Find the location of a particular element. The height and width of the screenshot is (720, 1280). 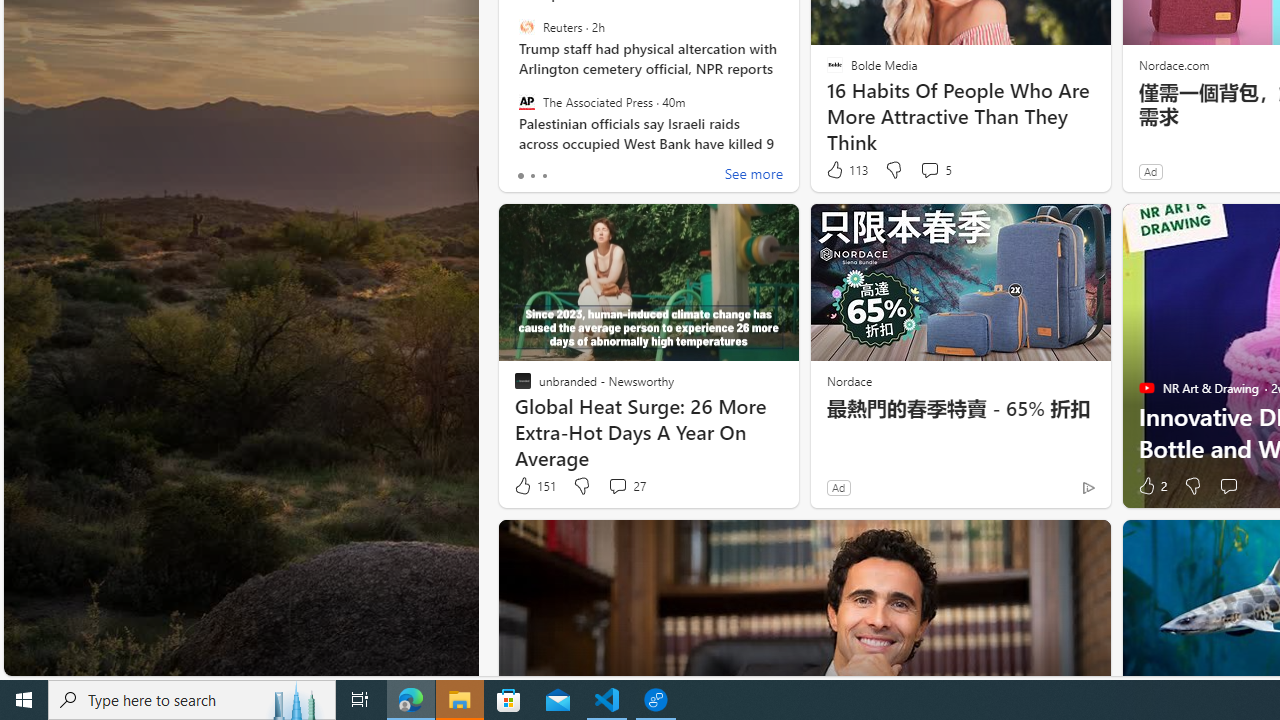

'tab-0' is located at coordinates (520, 175).